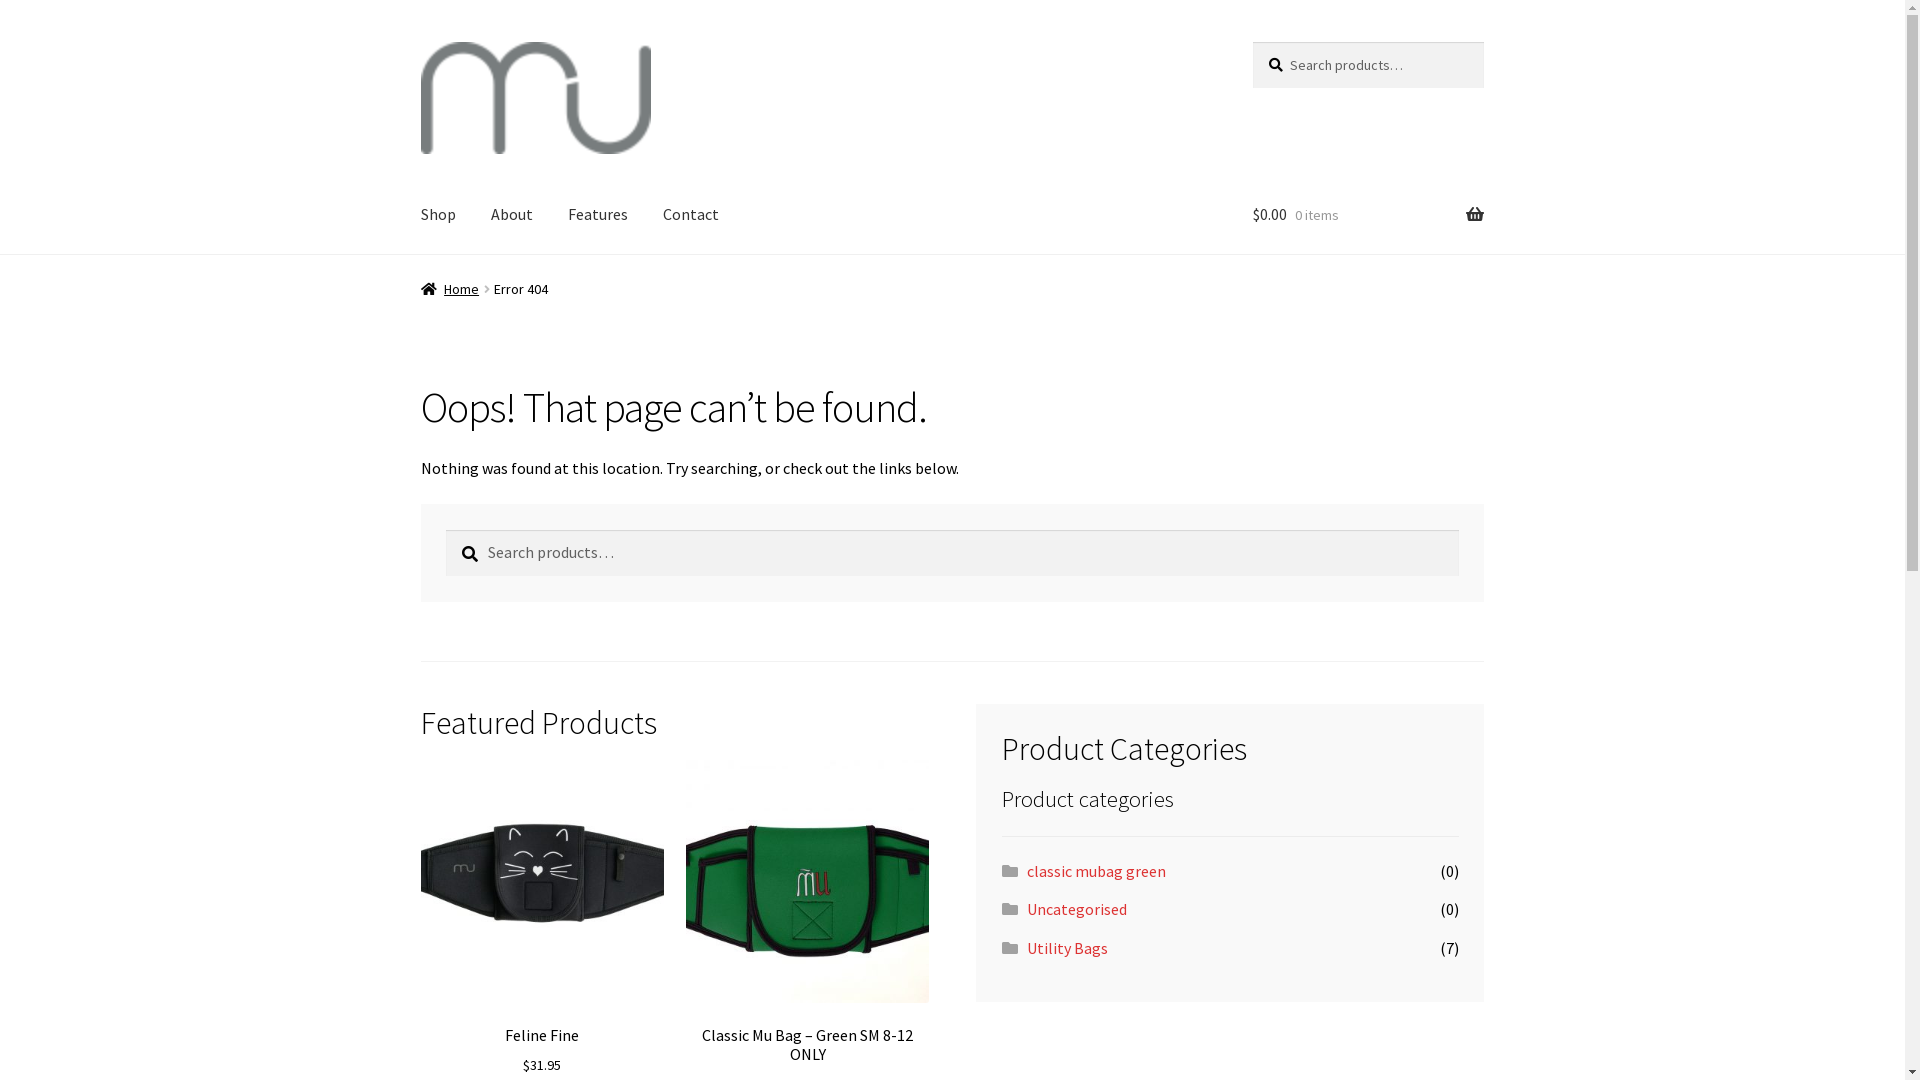 This screenshot has height=1080, width=1920. I want to click on 'classic mubag green', so click(1095, 870).